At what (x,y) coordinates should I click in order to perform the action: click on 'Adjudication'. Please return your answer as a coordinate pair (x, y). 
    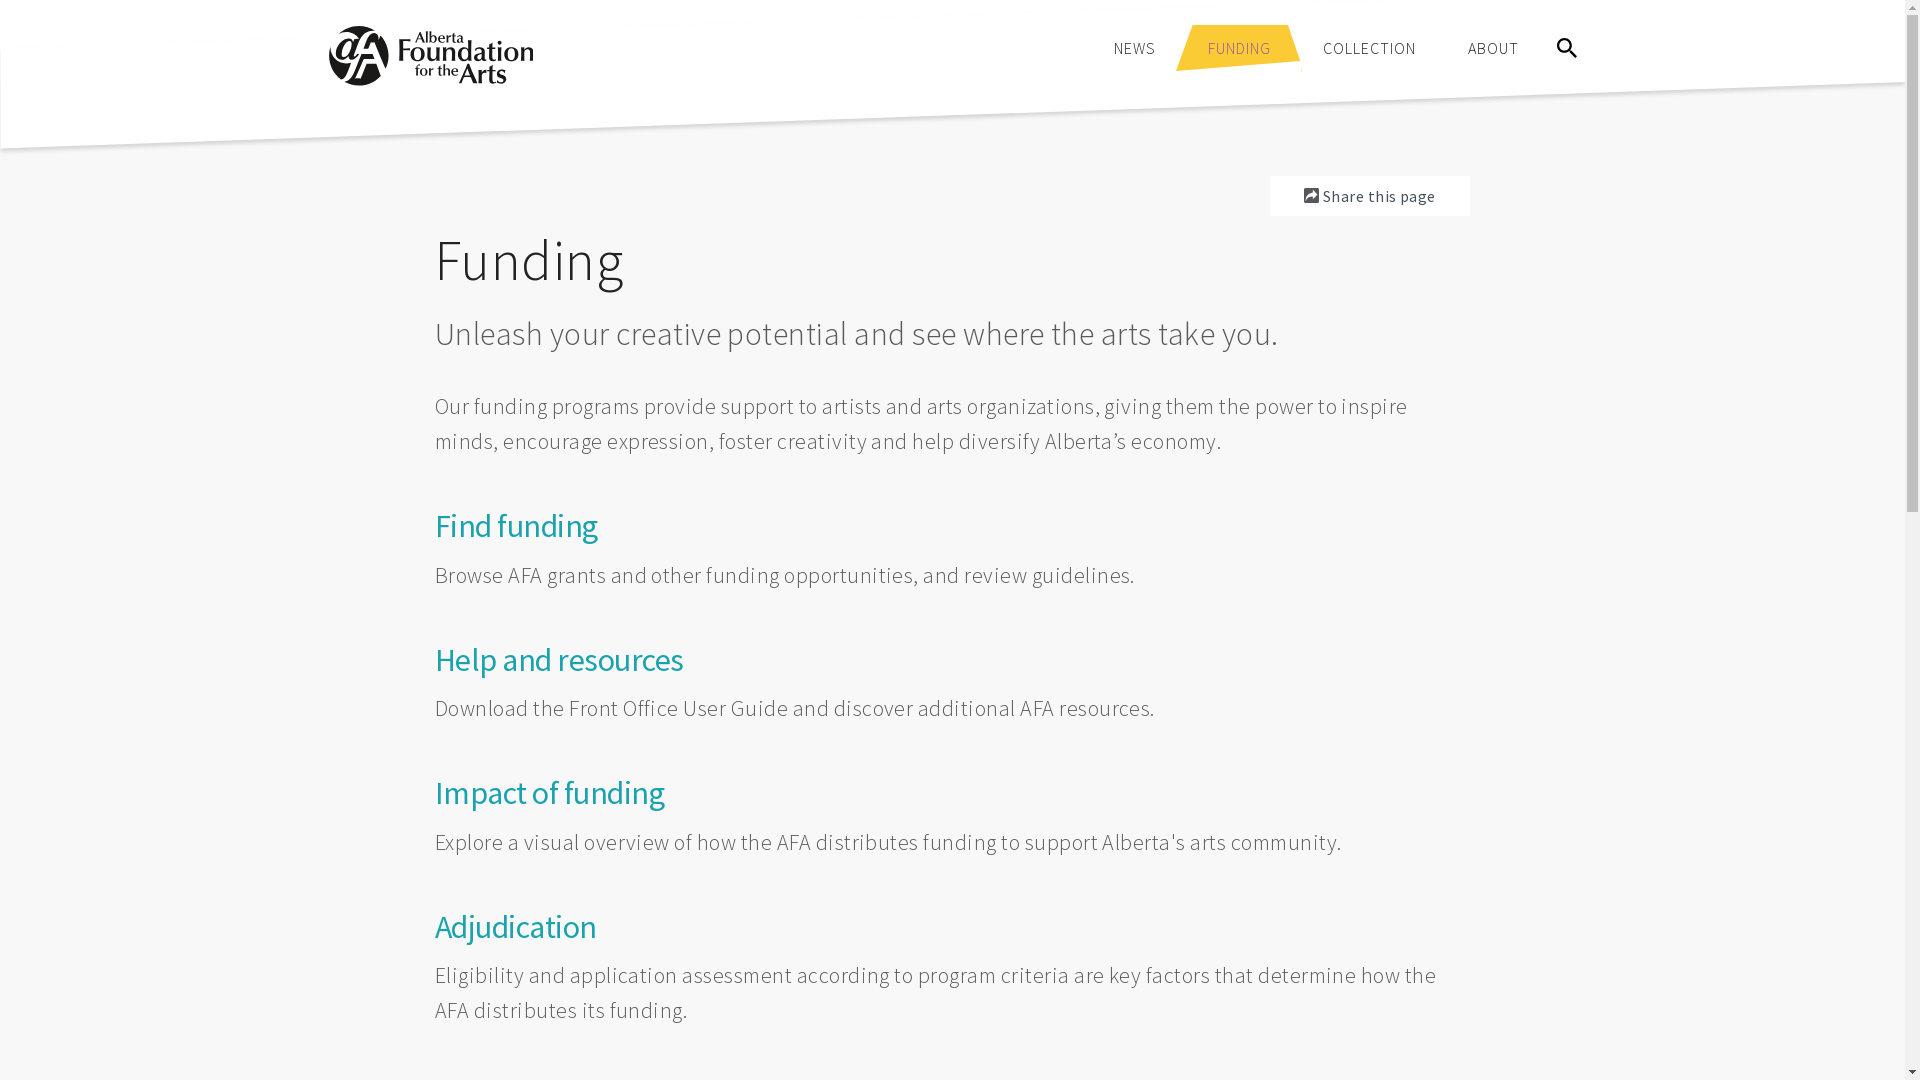
    Looking at the image, I should click on (515, 926).